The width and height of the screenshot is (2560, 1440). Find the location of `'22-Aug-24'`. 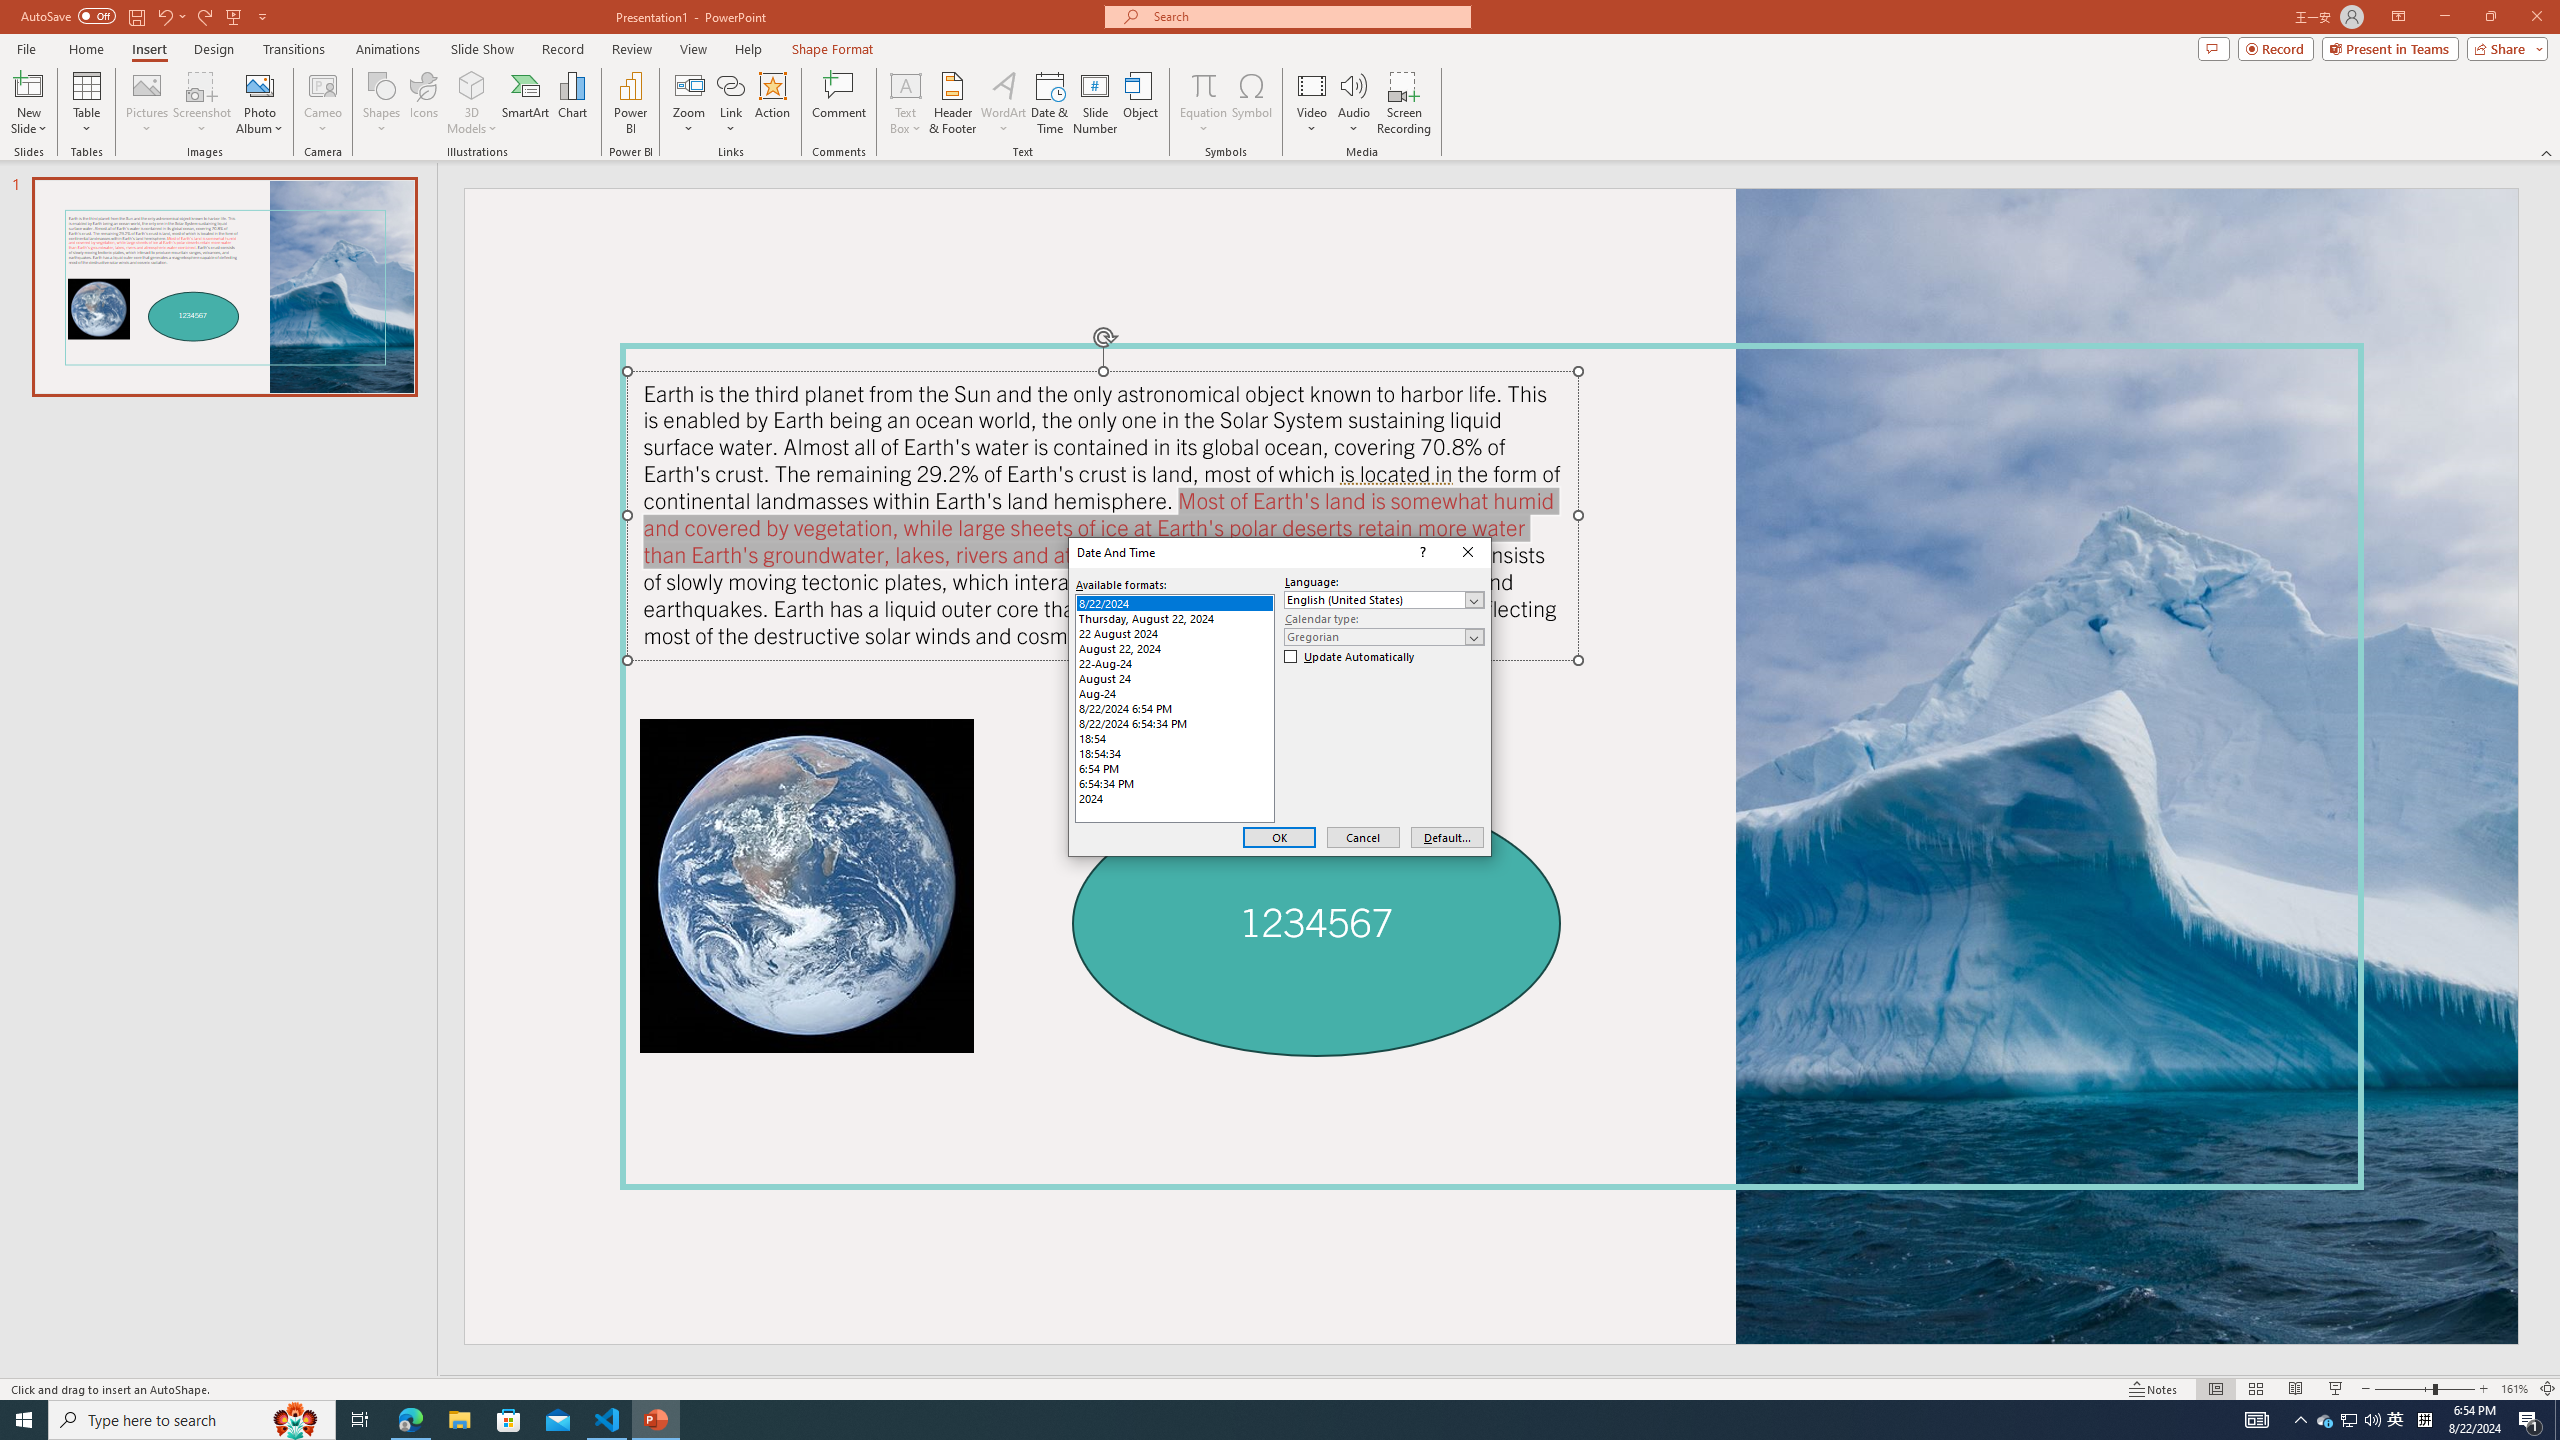

'22-Aug-24' is located at coordinates (1174, 662).